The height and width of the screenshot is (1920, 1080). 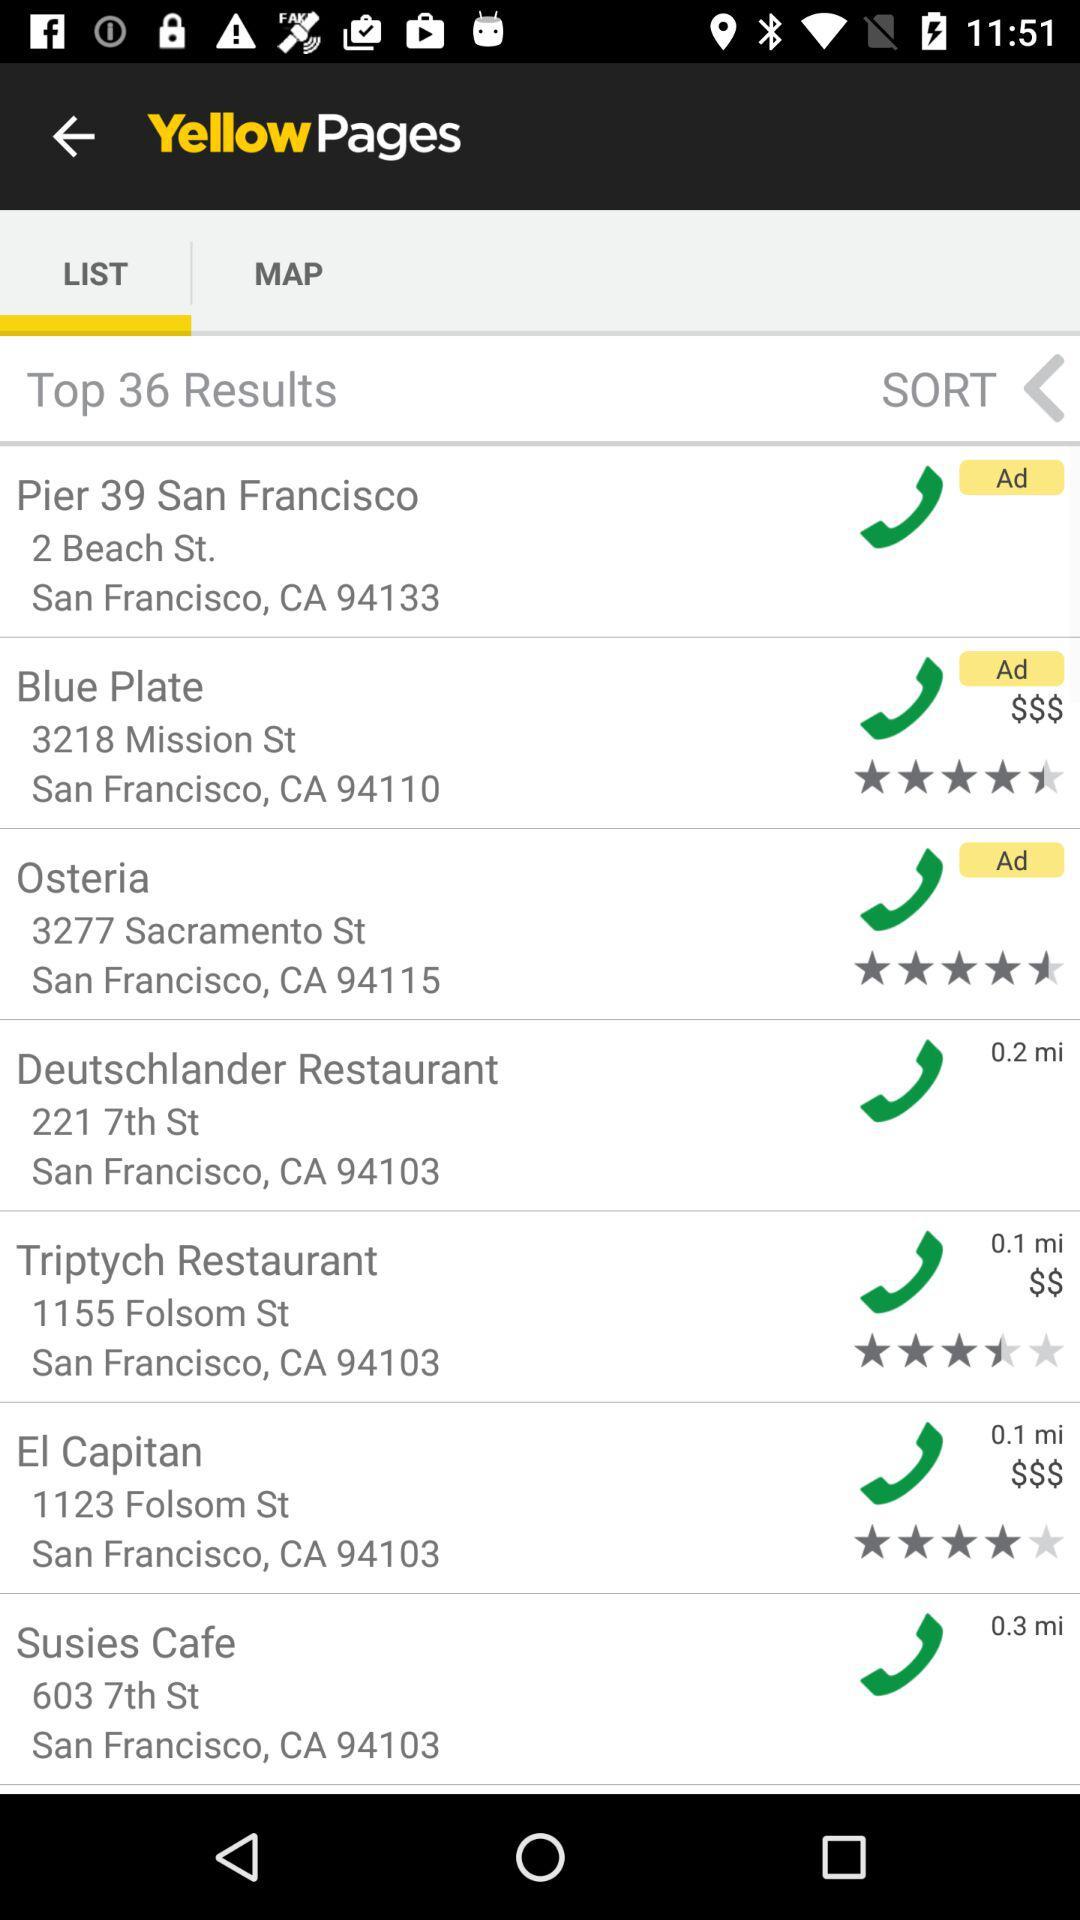 What do you see at coordinates (1043, 388) in the screenshot?
I see `the arrow_backward icon` at bounding box center [1043, 388].